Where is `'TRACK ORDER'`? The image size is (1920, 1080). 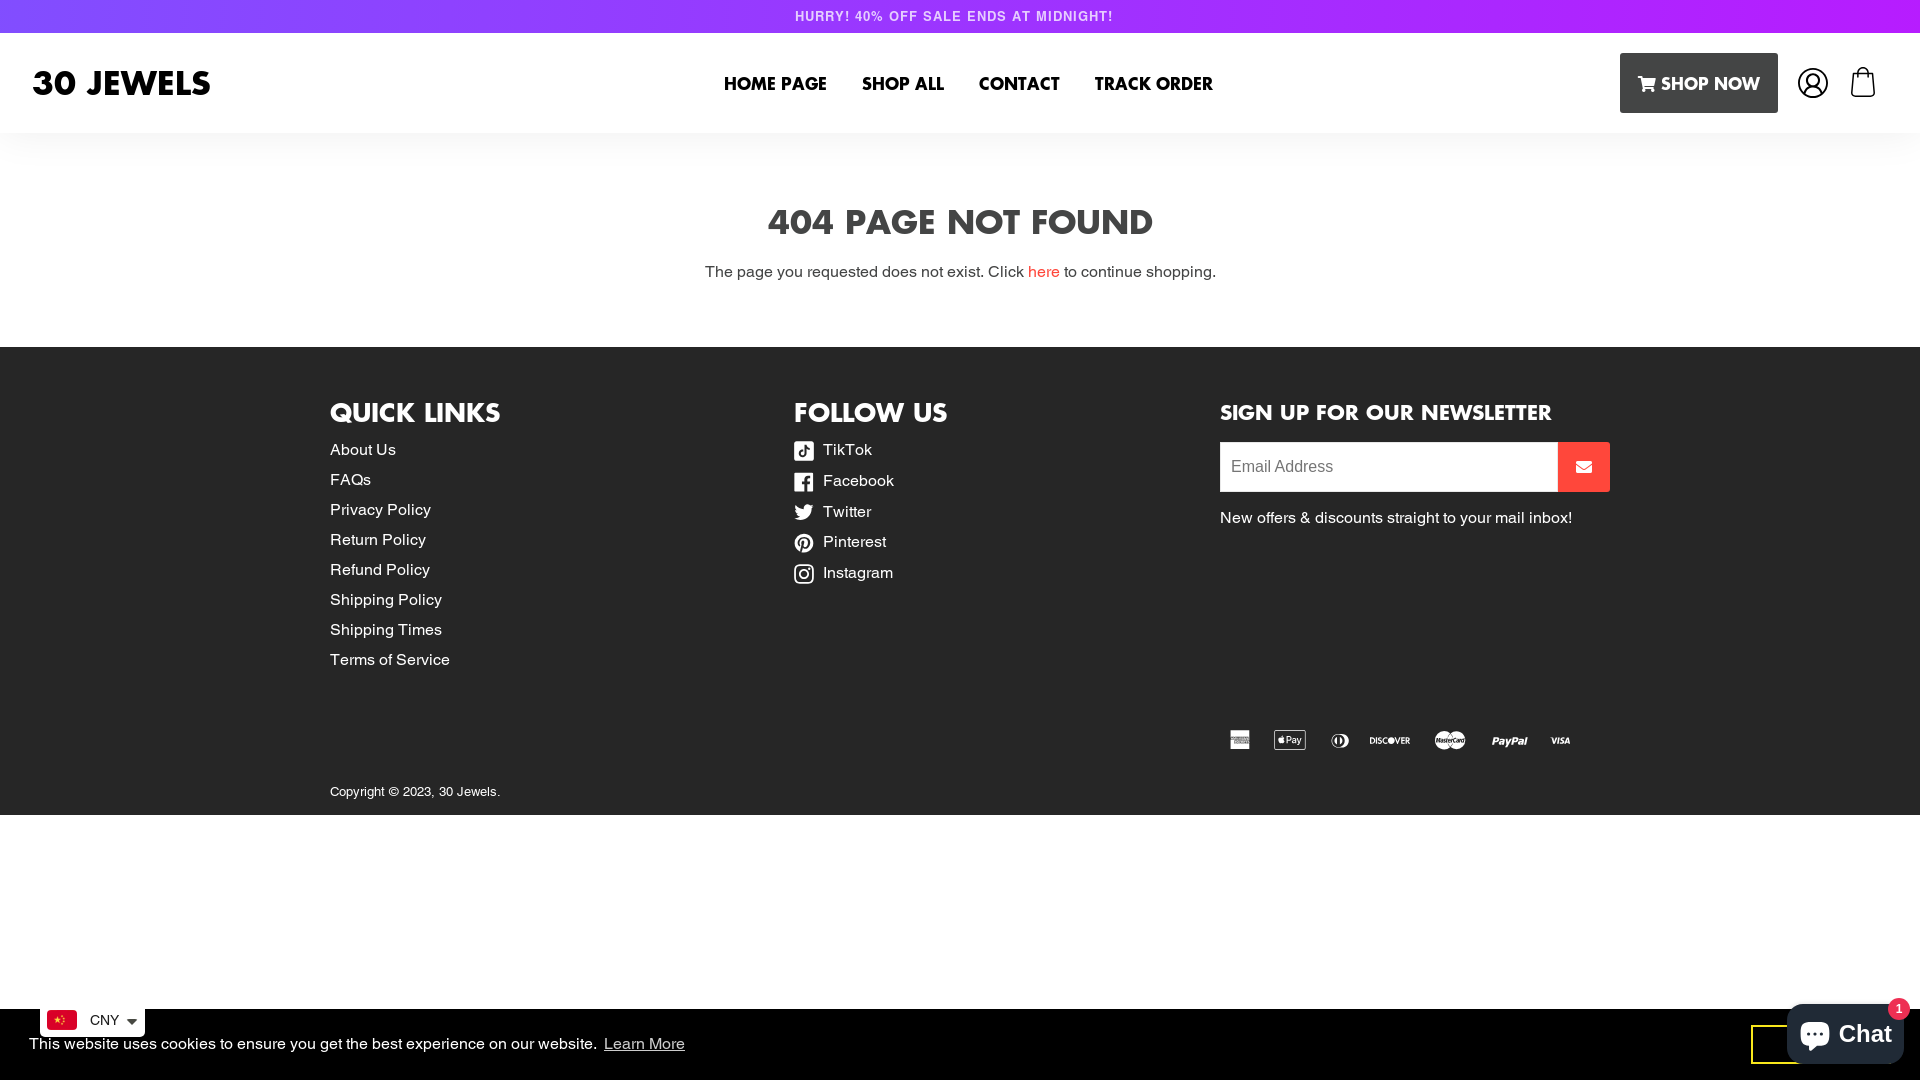 'TRACK ORDER' is located at coordinates (1083, 82).